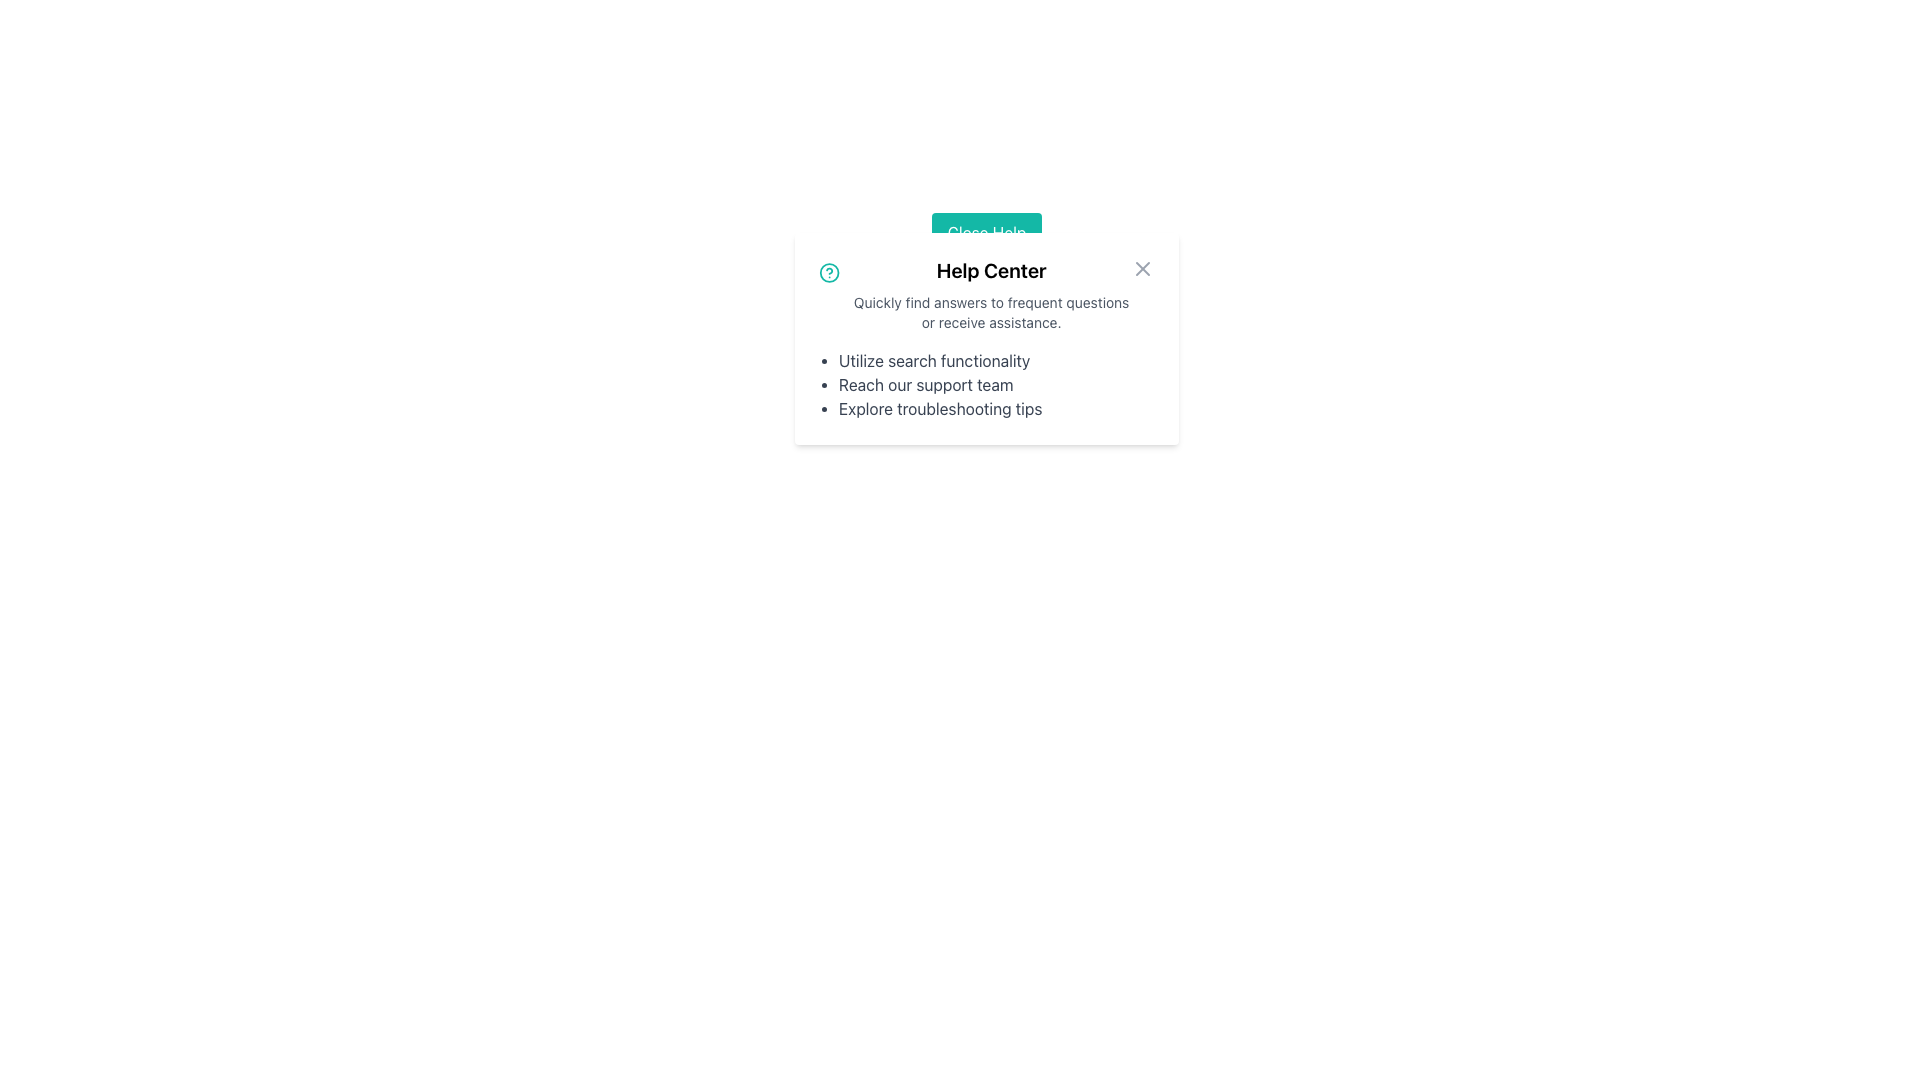 The height and width of the screenshot is (1080, 1920). I want to click on the close icon located at the top-right corner of the help center panel, so click(1142, 268).